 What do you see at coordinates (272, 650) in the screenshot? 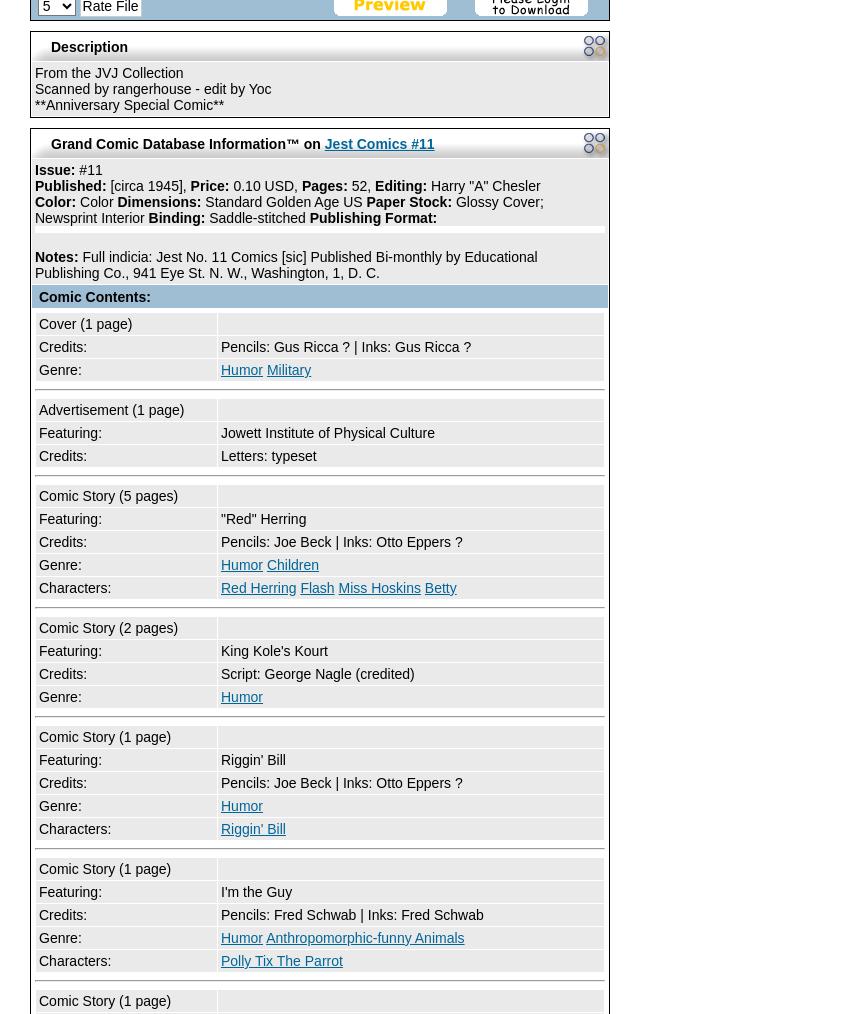
I see `'King Kole's Kourt'` at bounding box center [272, 650].